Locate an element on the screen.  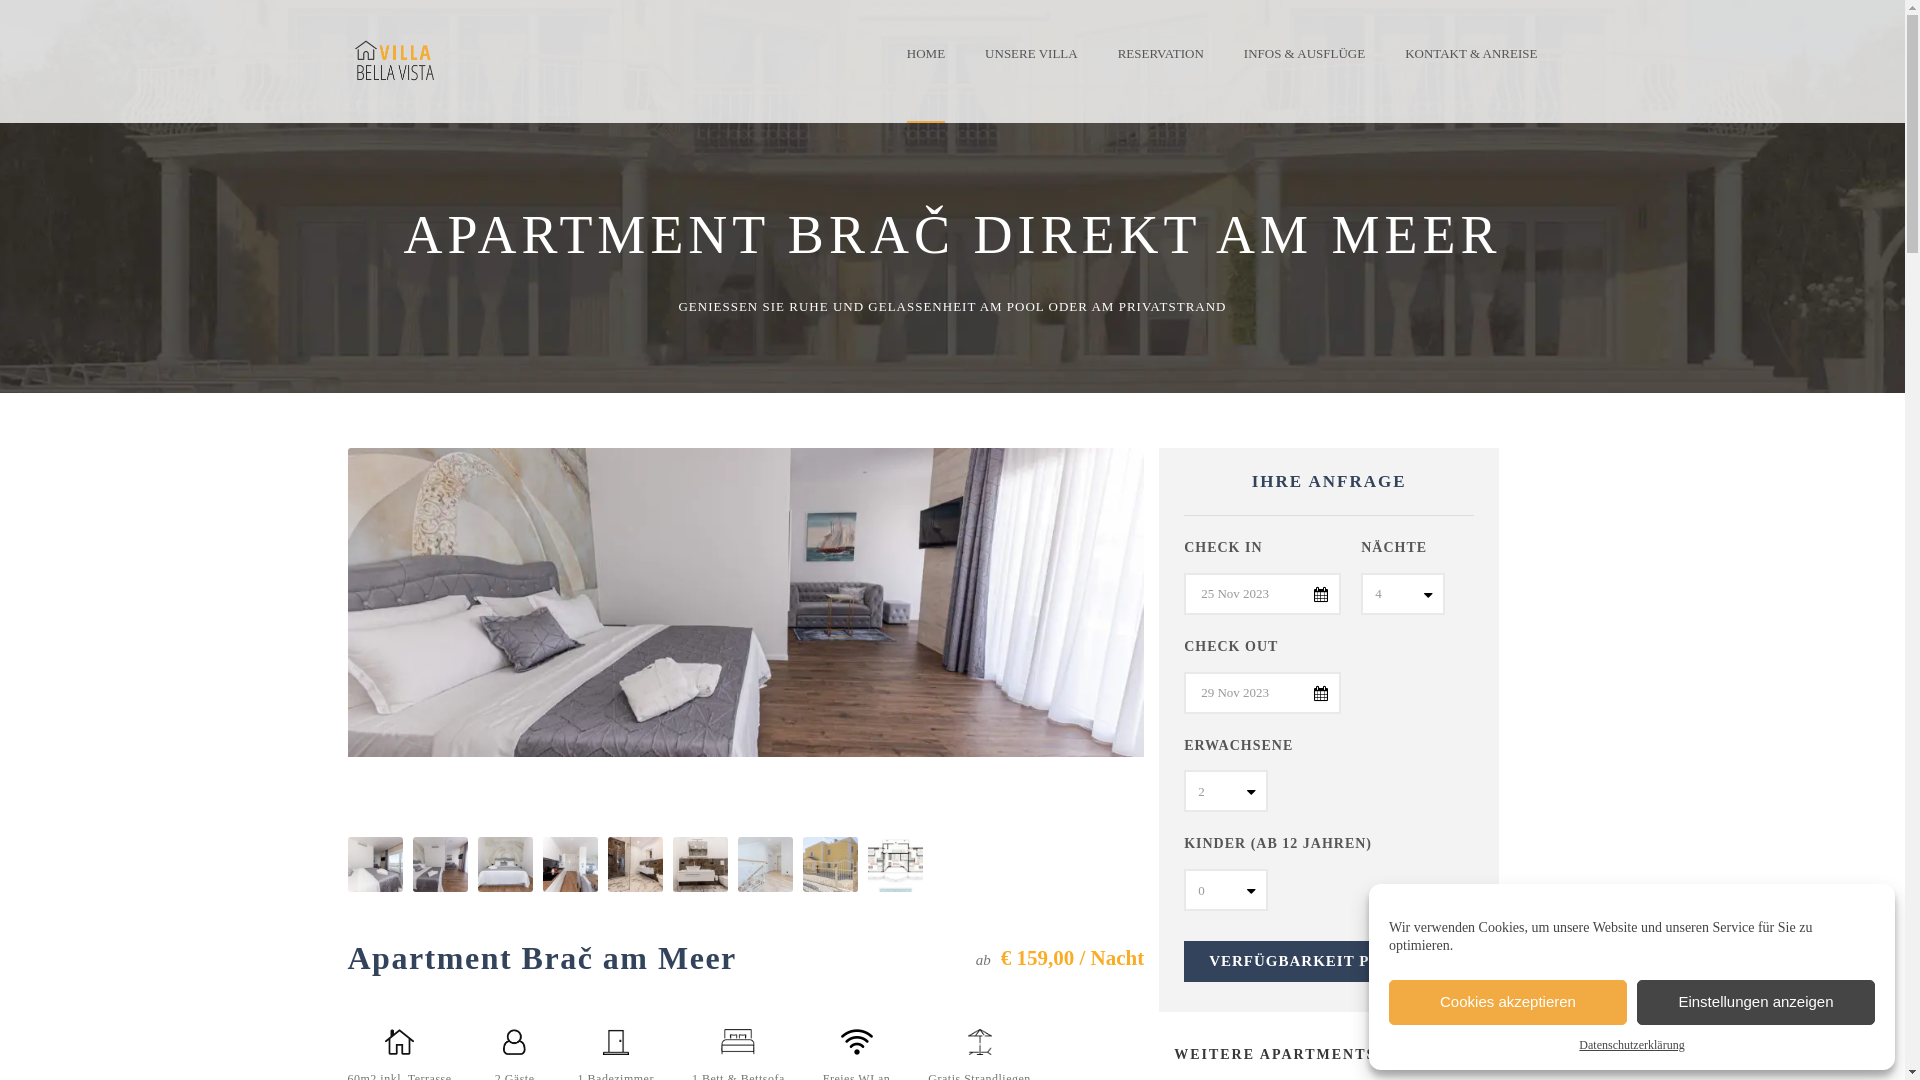
'RESERVATION' is located at coordinates (1161, 68).